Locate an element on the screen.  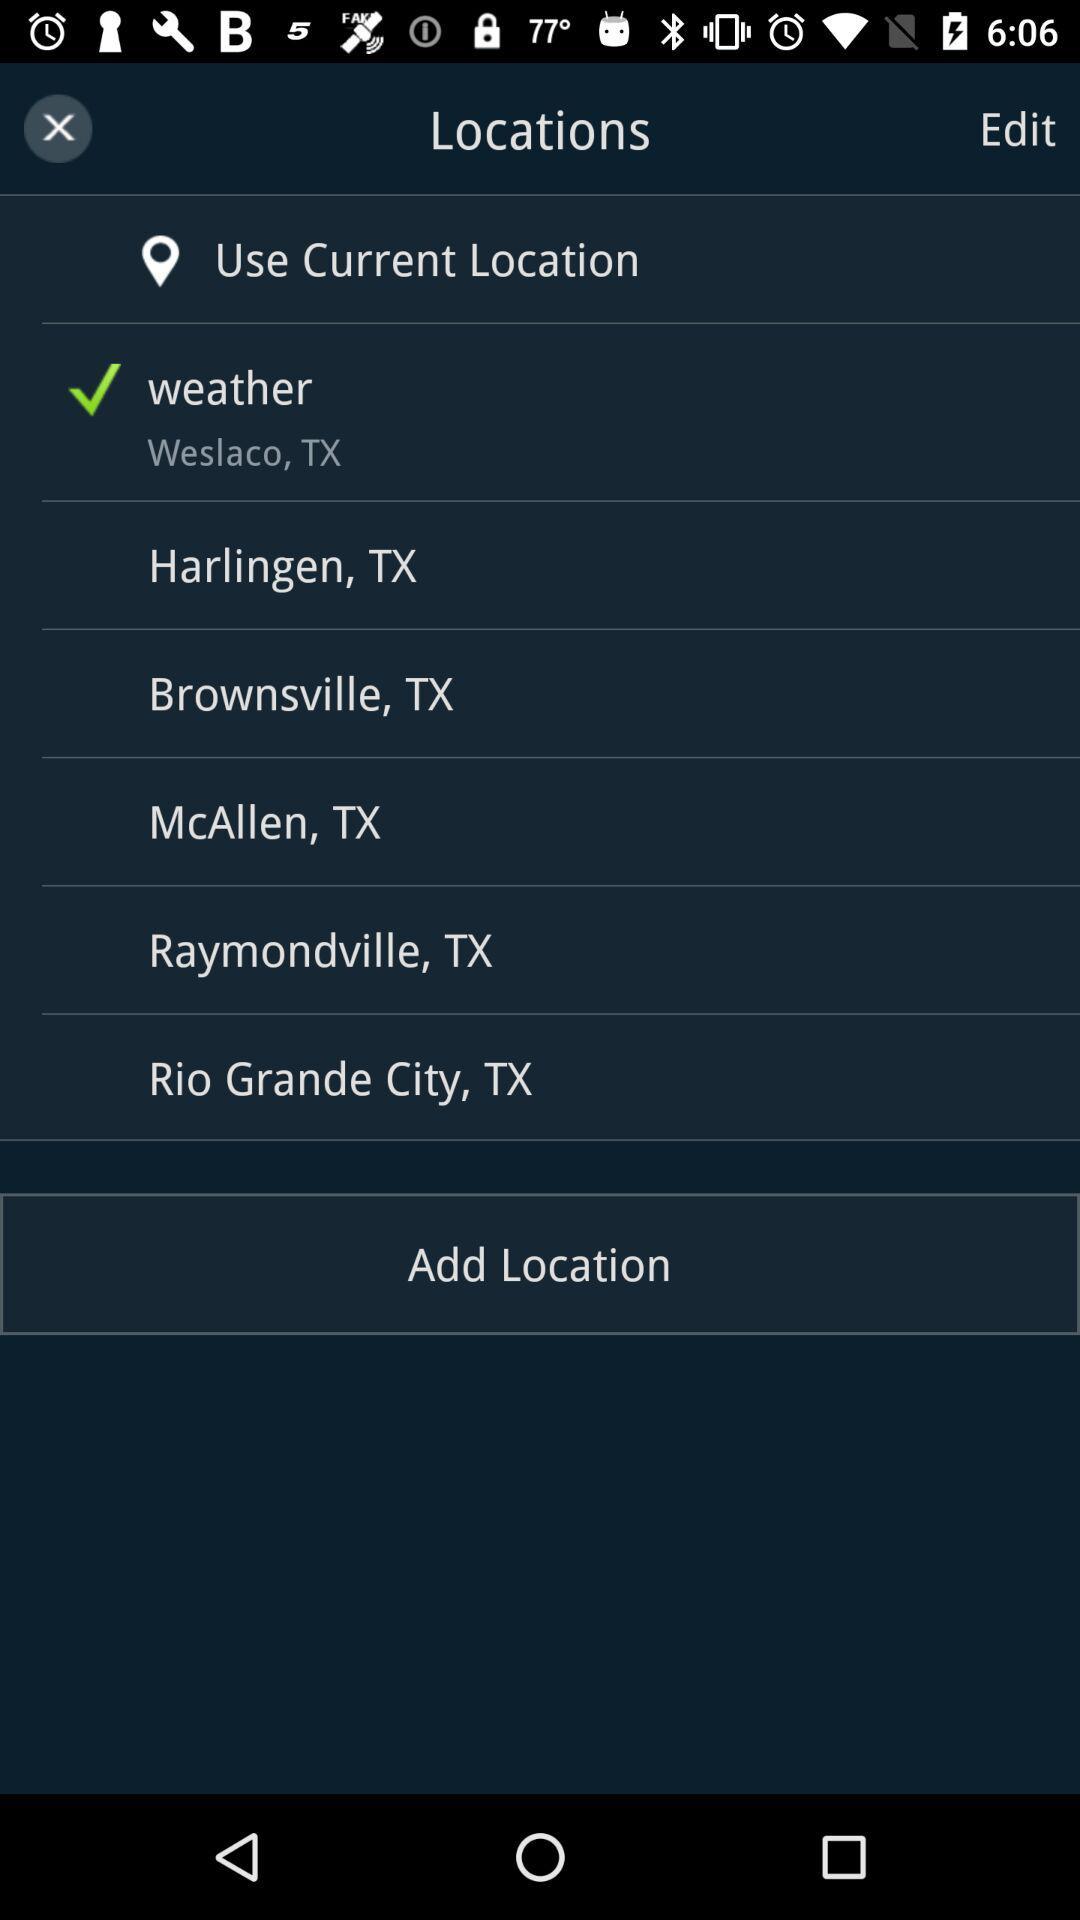
the symbol which is to the left side of the weather is located at coordinates (94, 389).